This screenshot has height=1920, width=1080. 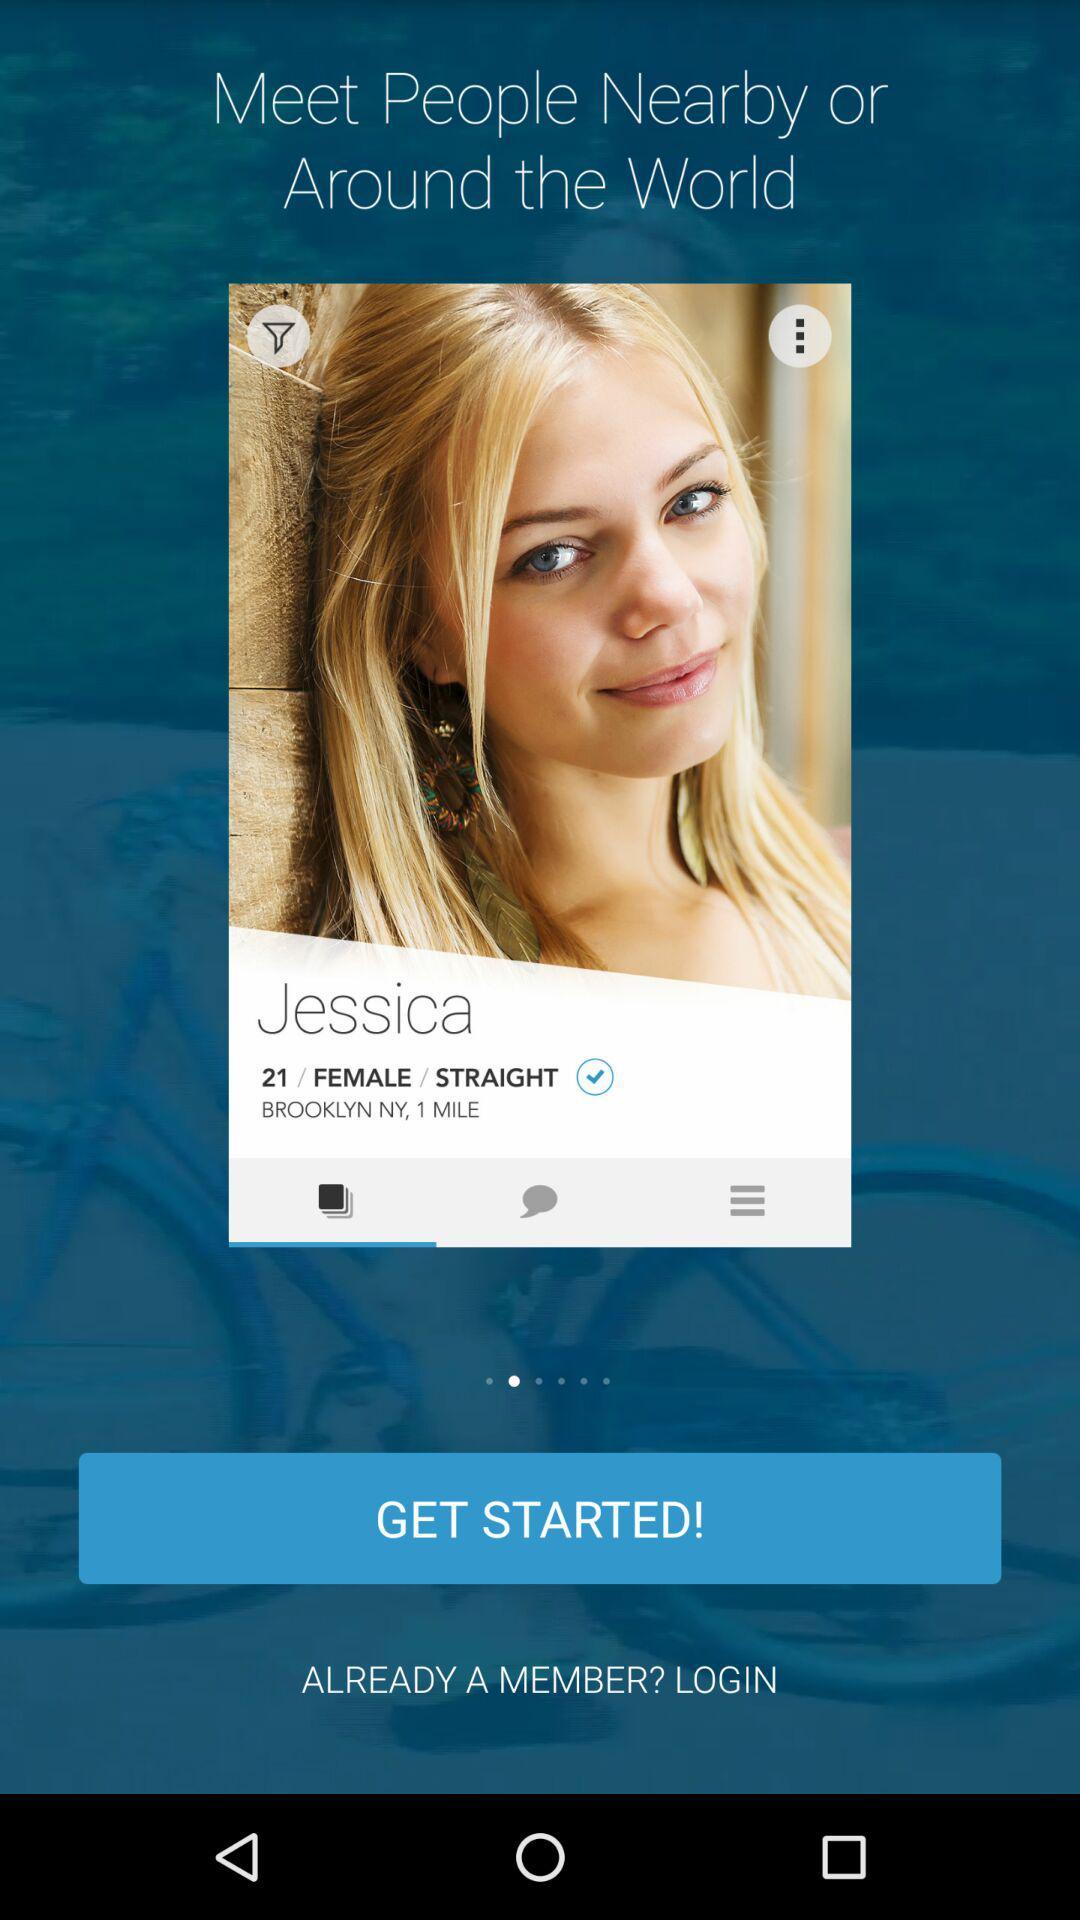 I want to click on already a member button, so click(x=540, y=1678).